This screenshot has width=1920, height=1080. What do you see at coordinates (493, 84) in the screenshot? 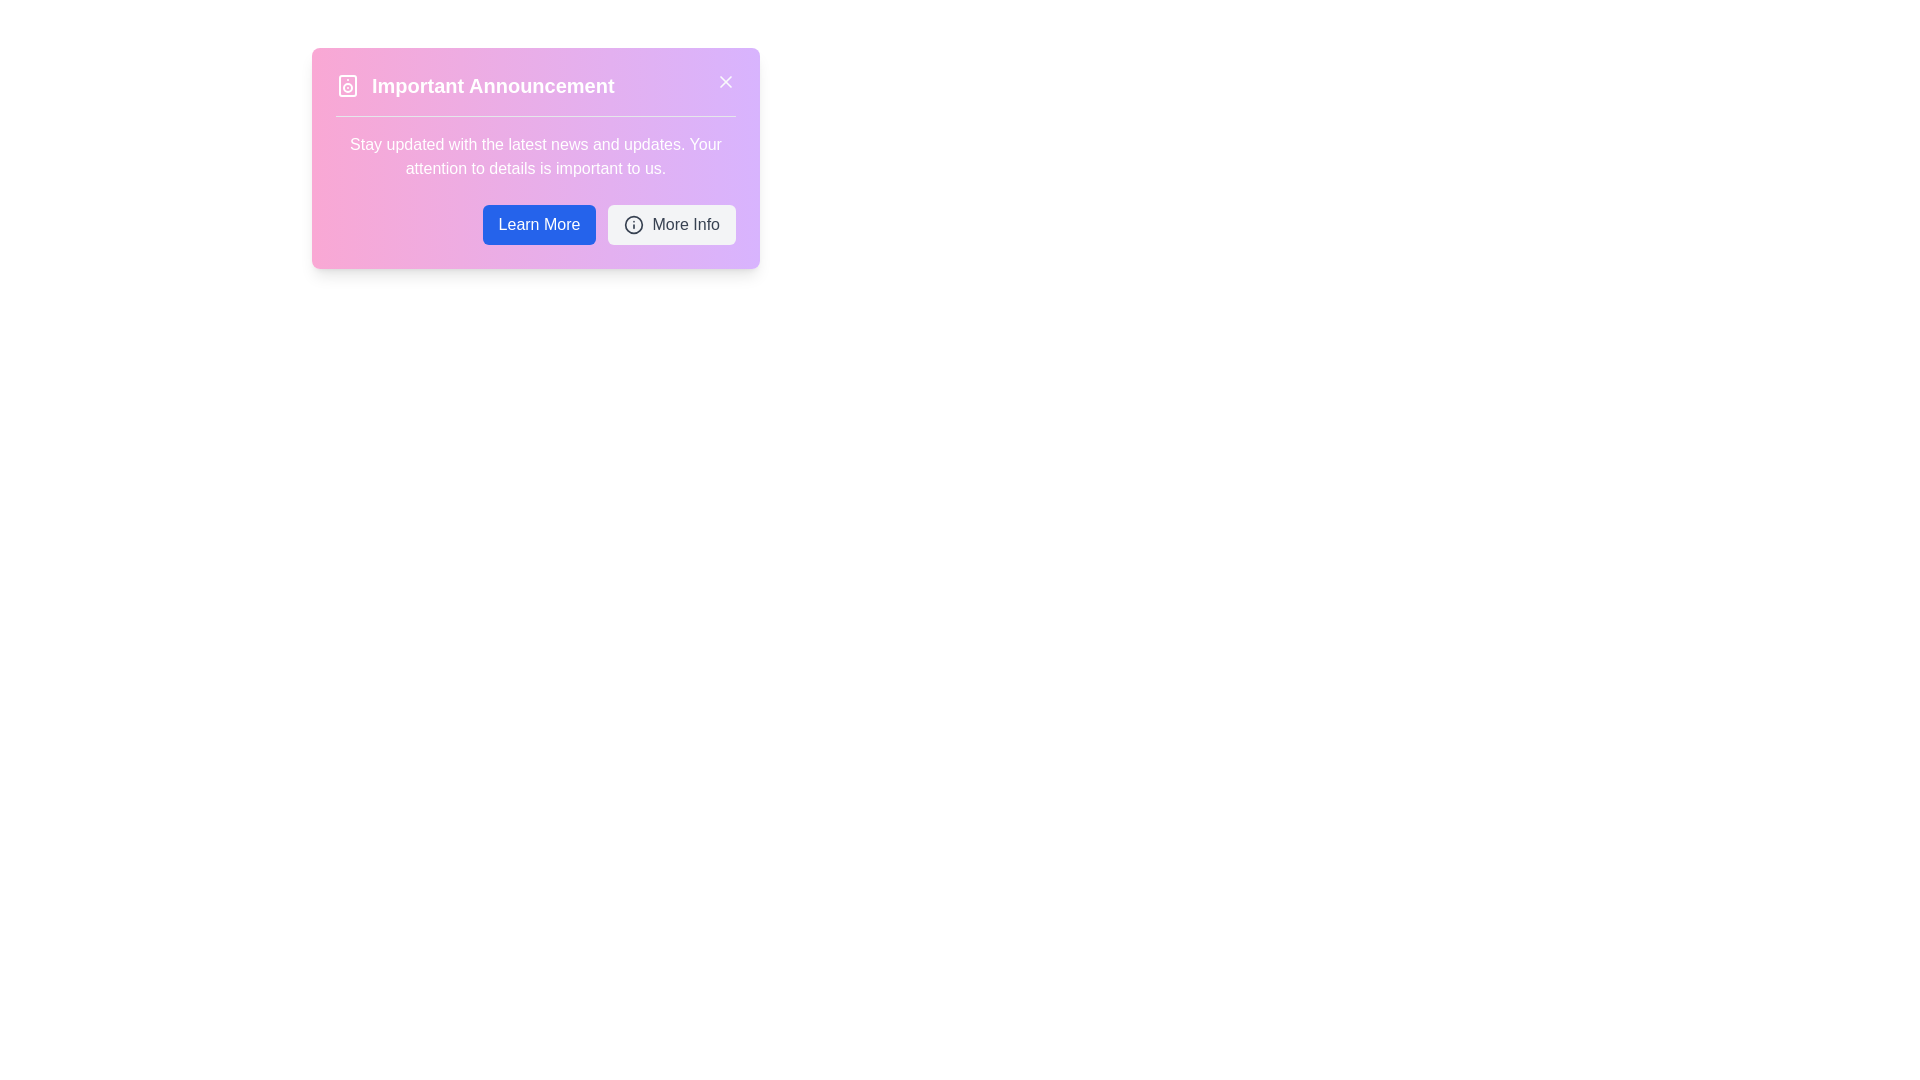
I see `the text component displaying 'Important Announcement'` at bounding box center [493, 84].